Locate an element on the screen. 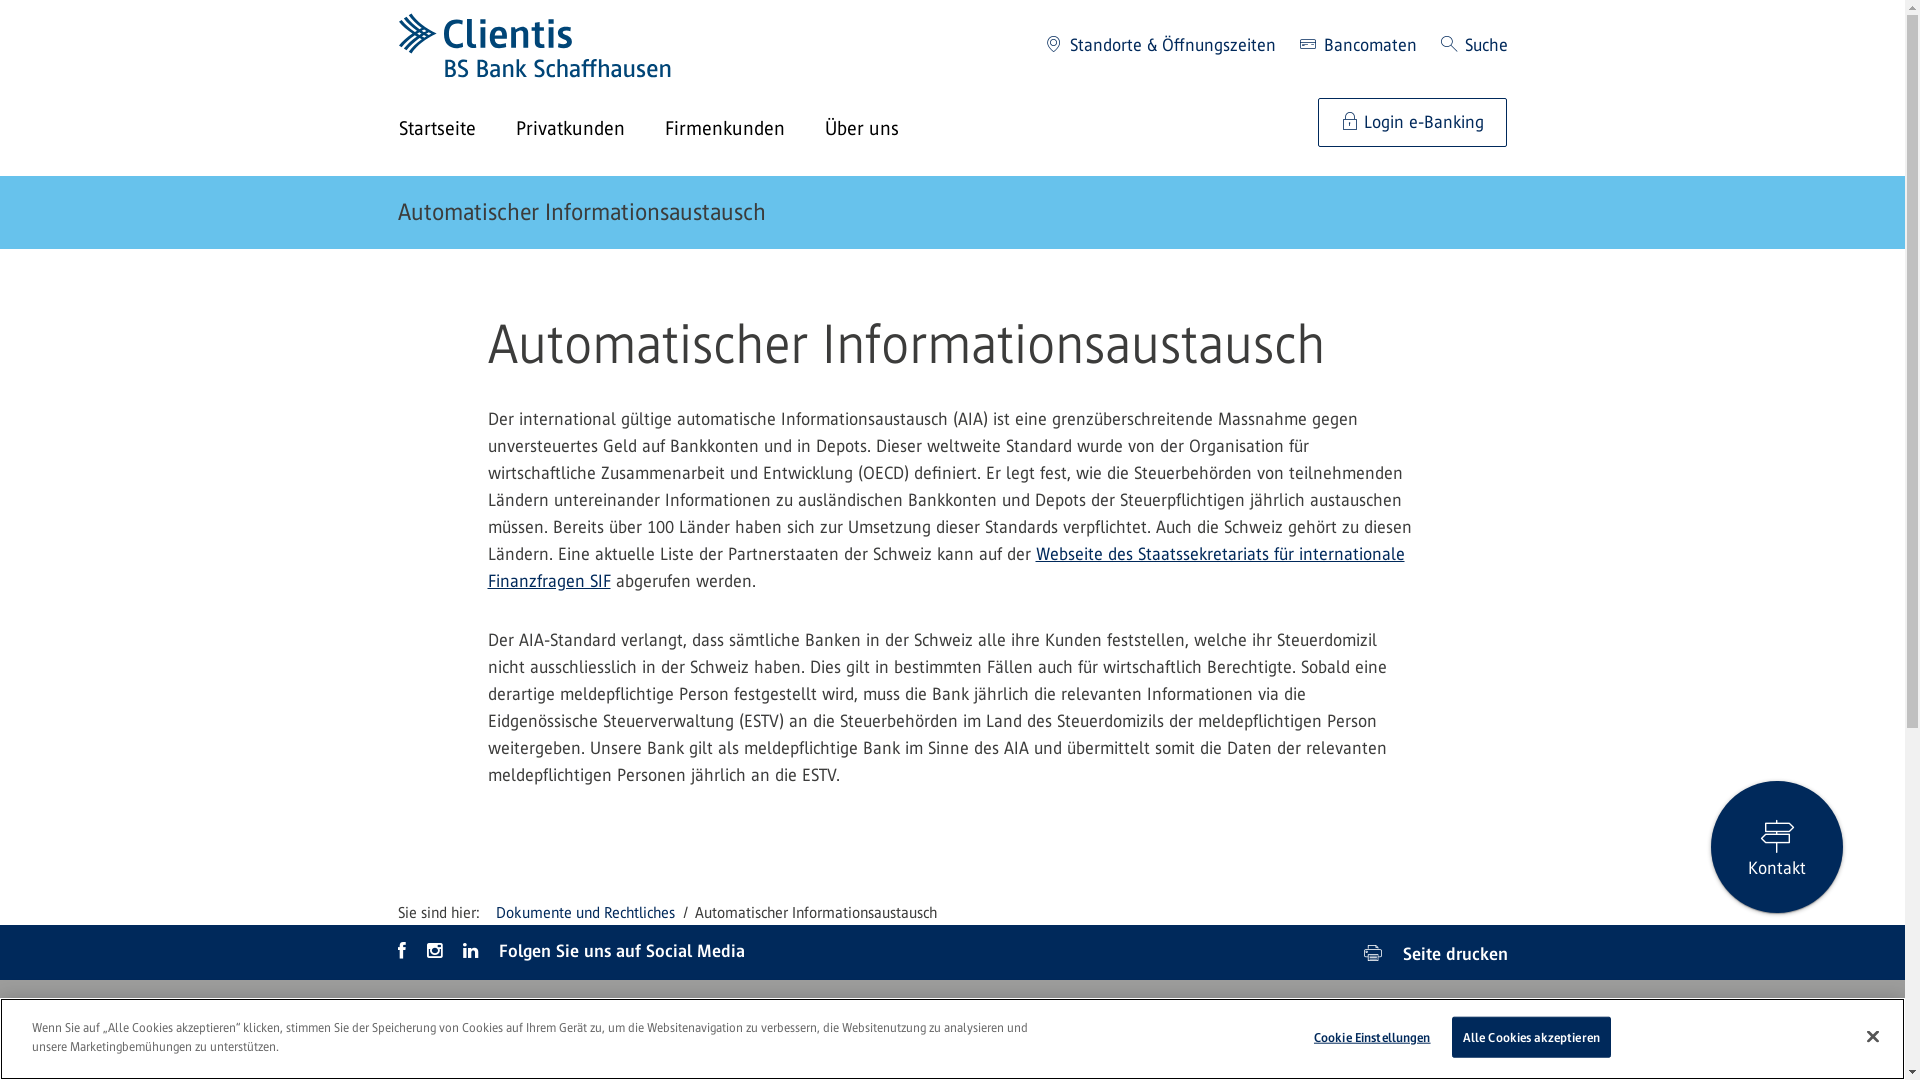 This screenshot has width=1920, height=1080. 'Privatkunden' is located at coordinates (589, 130).